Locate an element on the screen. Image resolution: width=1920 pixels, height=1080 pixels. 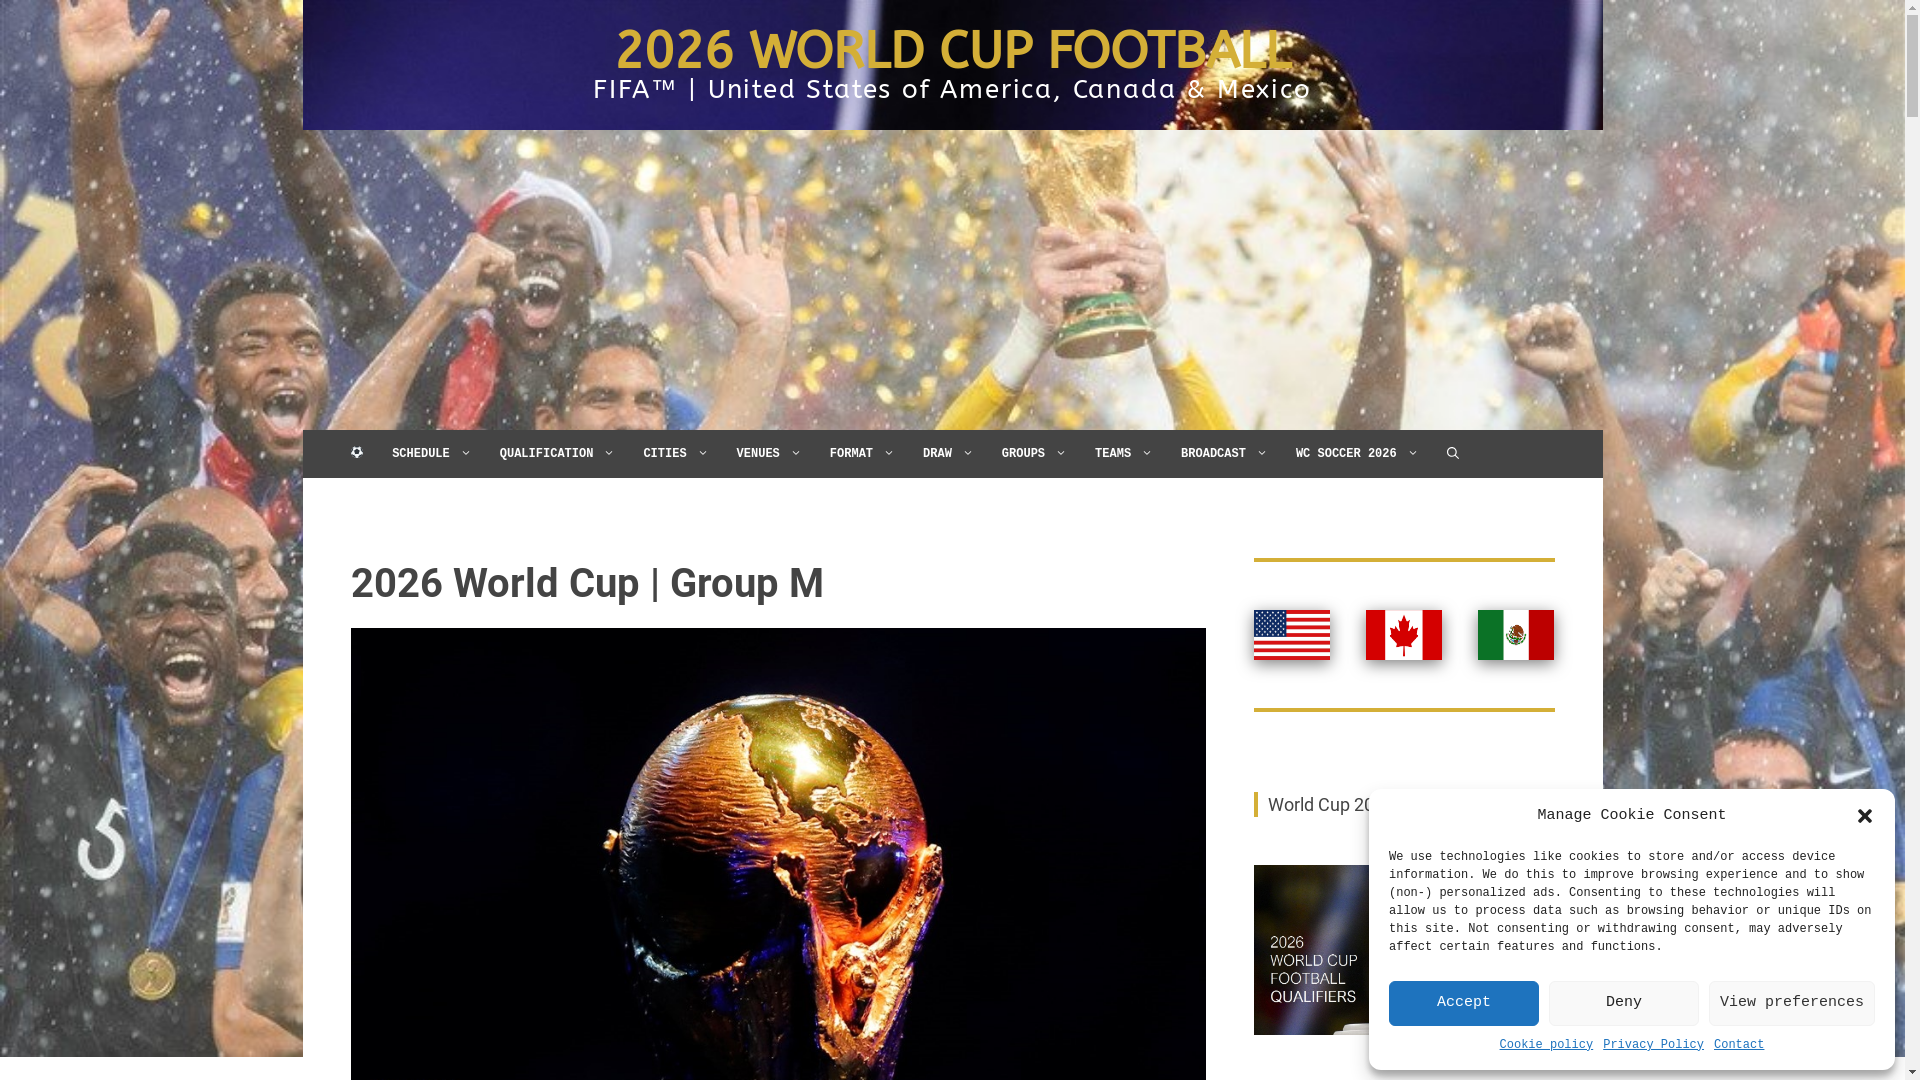
'SCHEDULE' is located at coordinates (431, 454).